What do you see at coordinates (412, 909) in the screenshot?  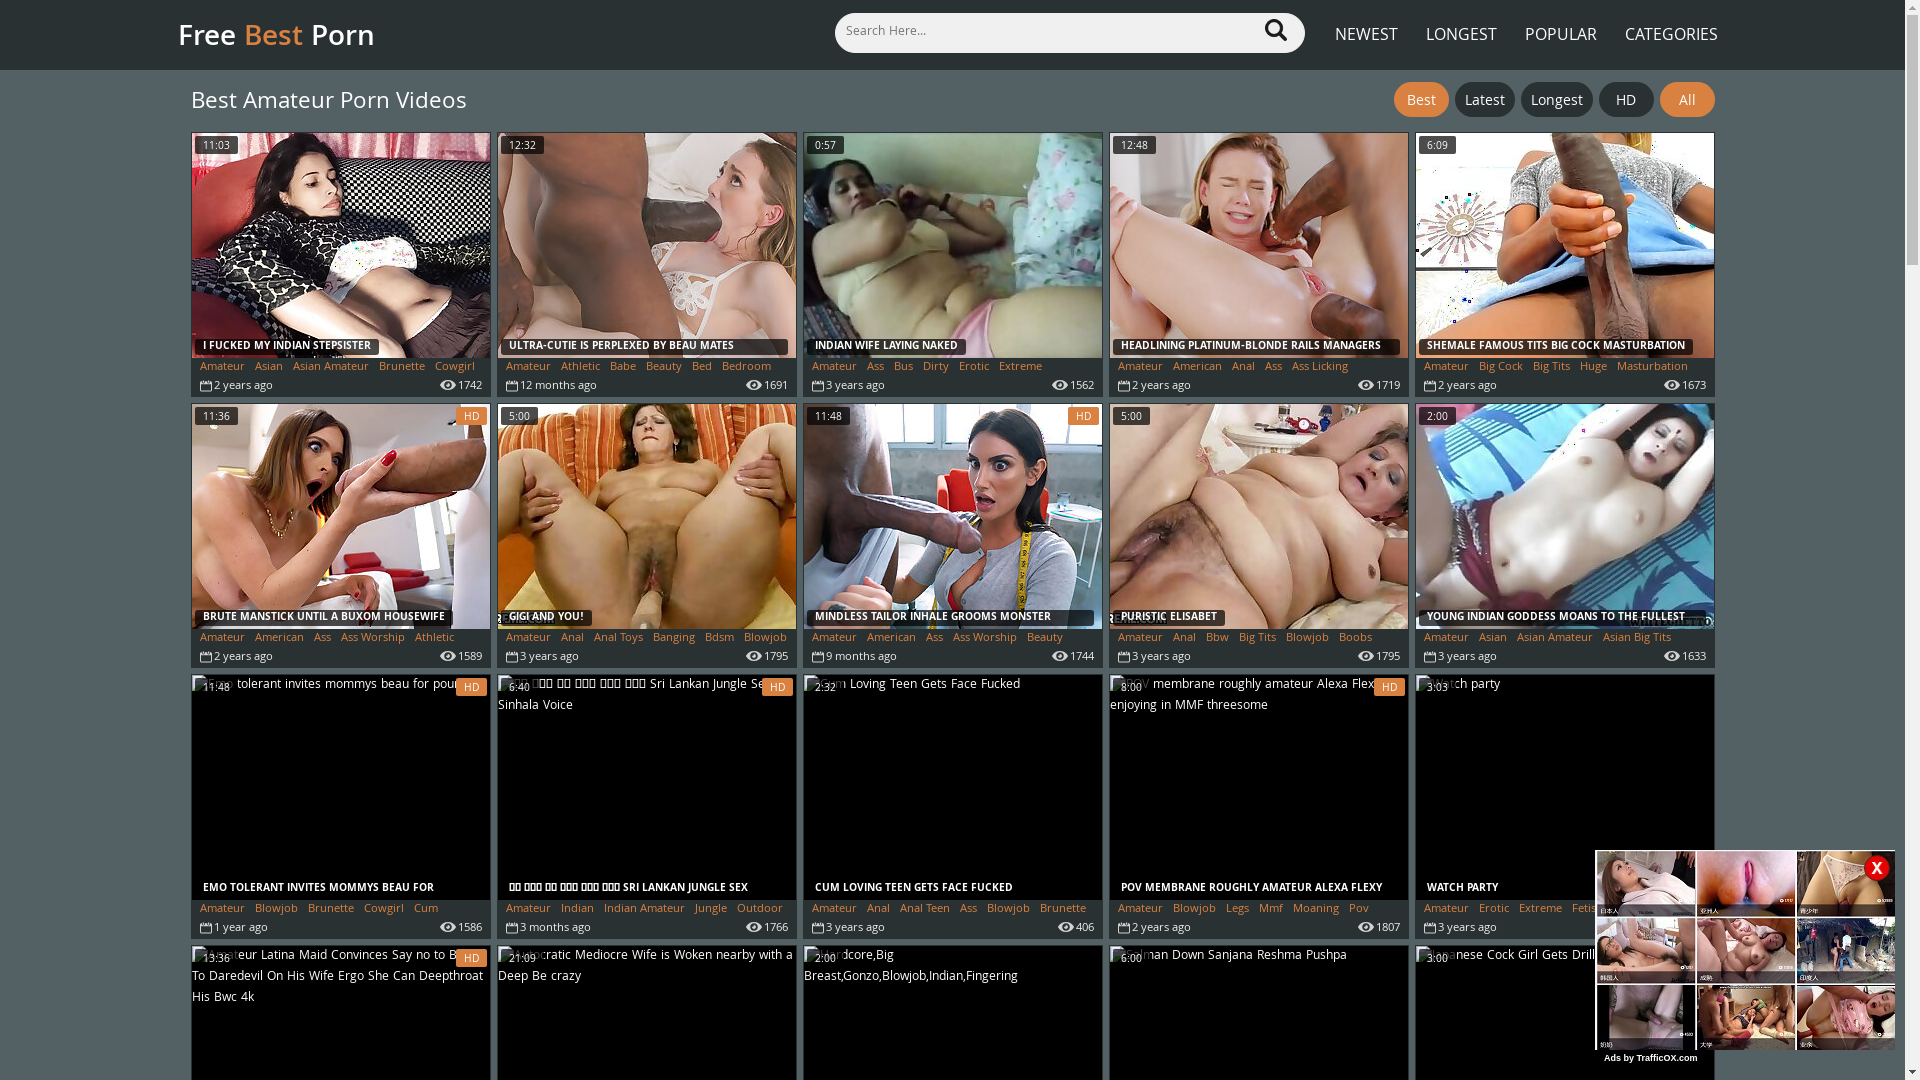 I see `'Cum'` at bounding box center [412, 909].